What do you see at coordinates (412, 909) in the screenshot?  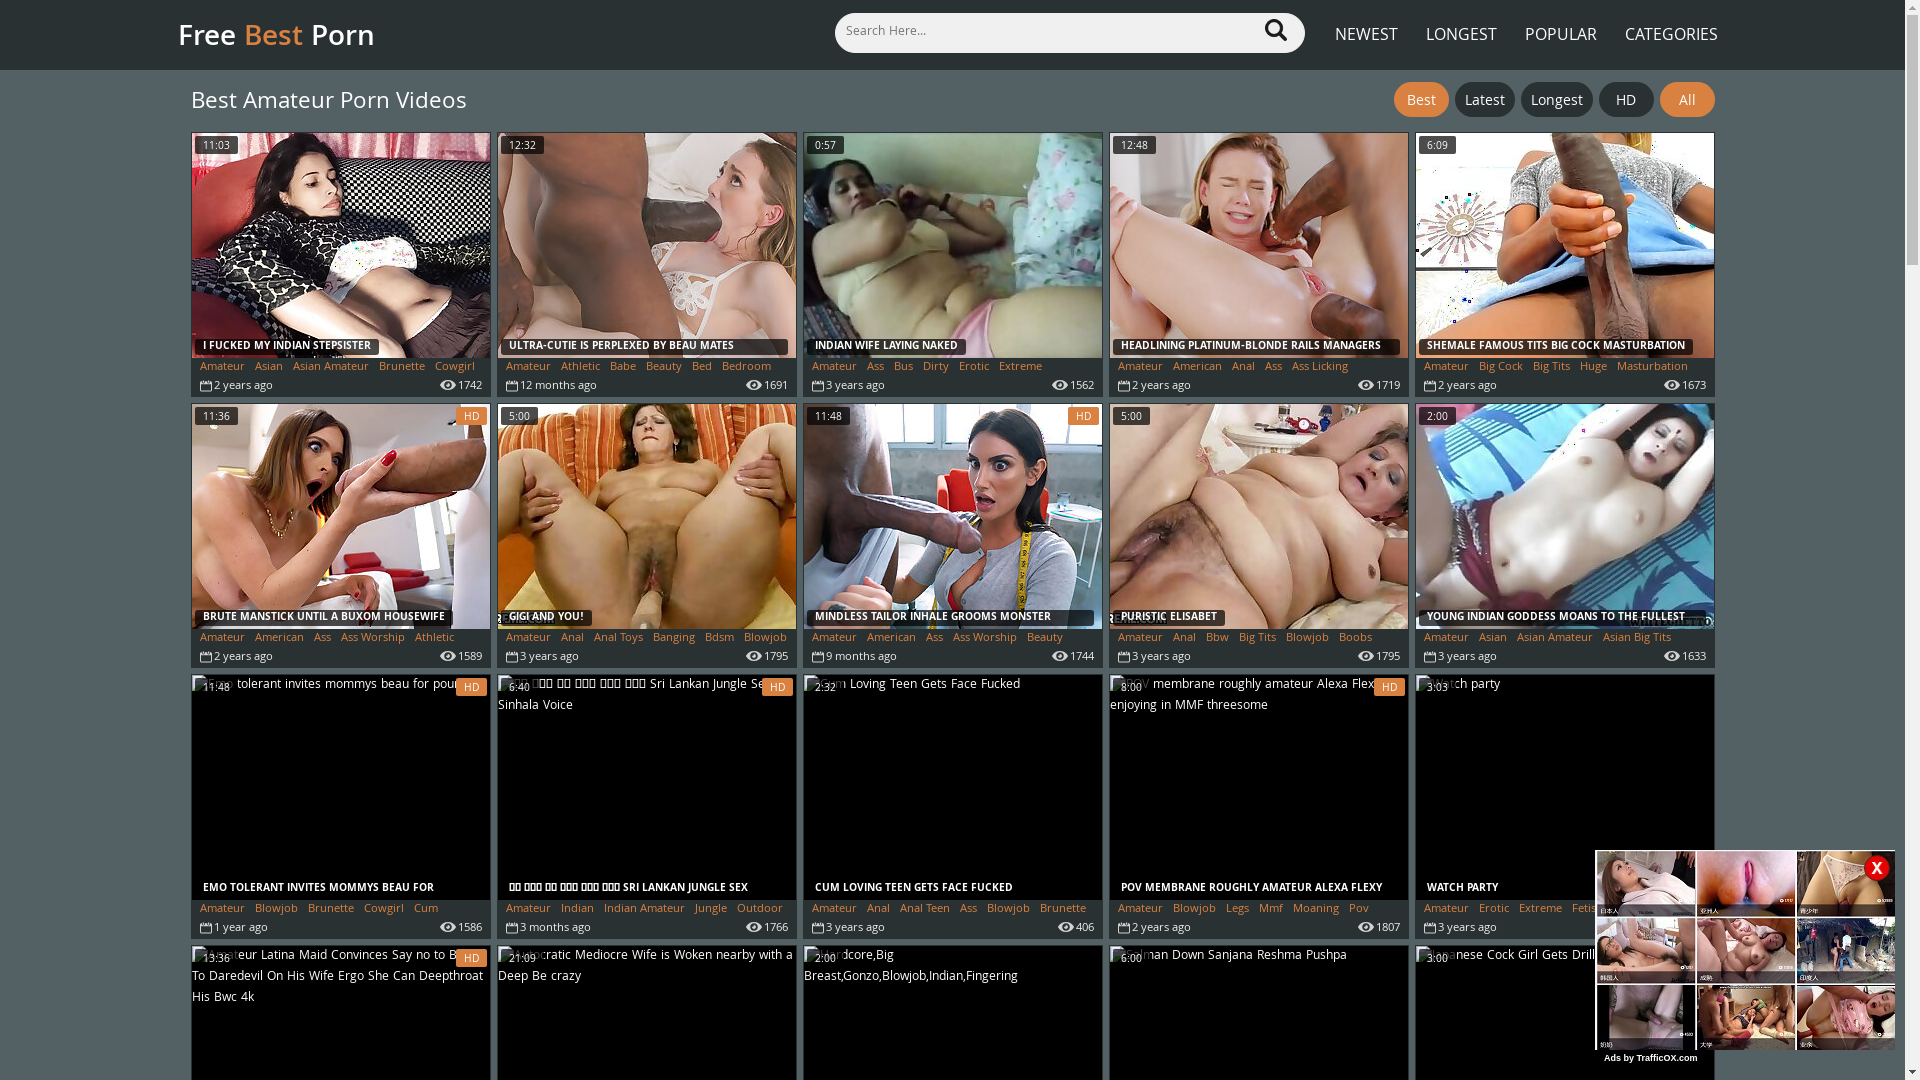 I see `'Cum'` at bounding box center [412, 909].